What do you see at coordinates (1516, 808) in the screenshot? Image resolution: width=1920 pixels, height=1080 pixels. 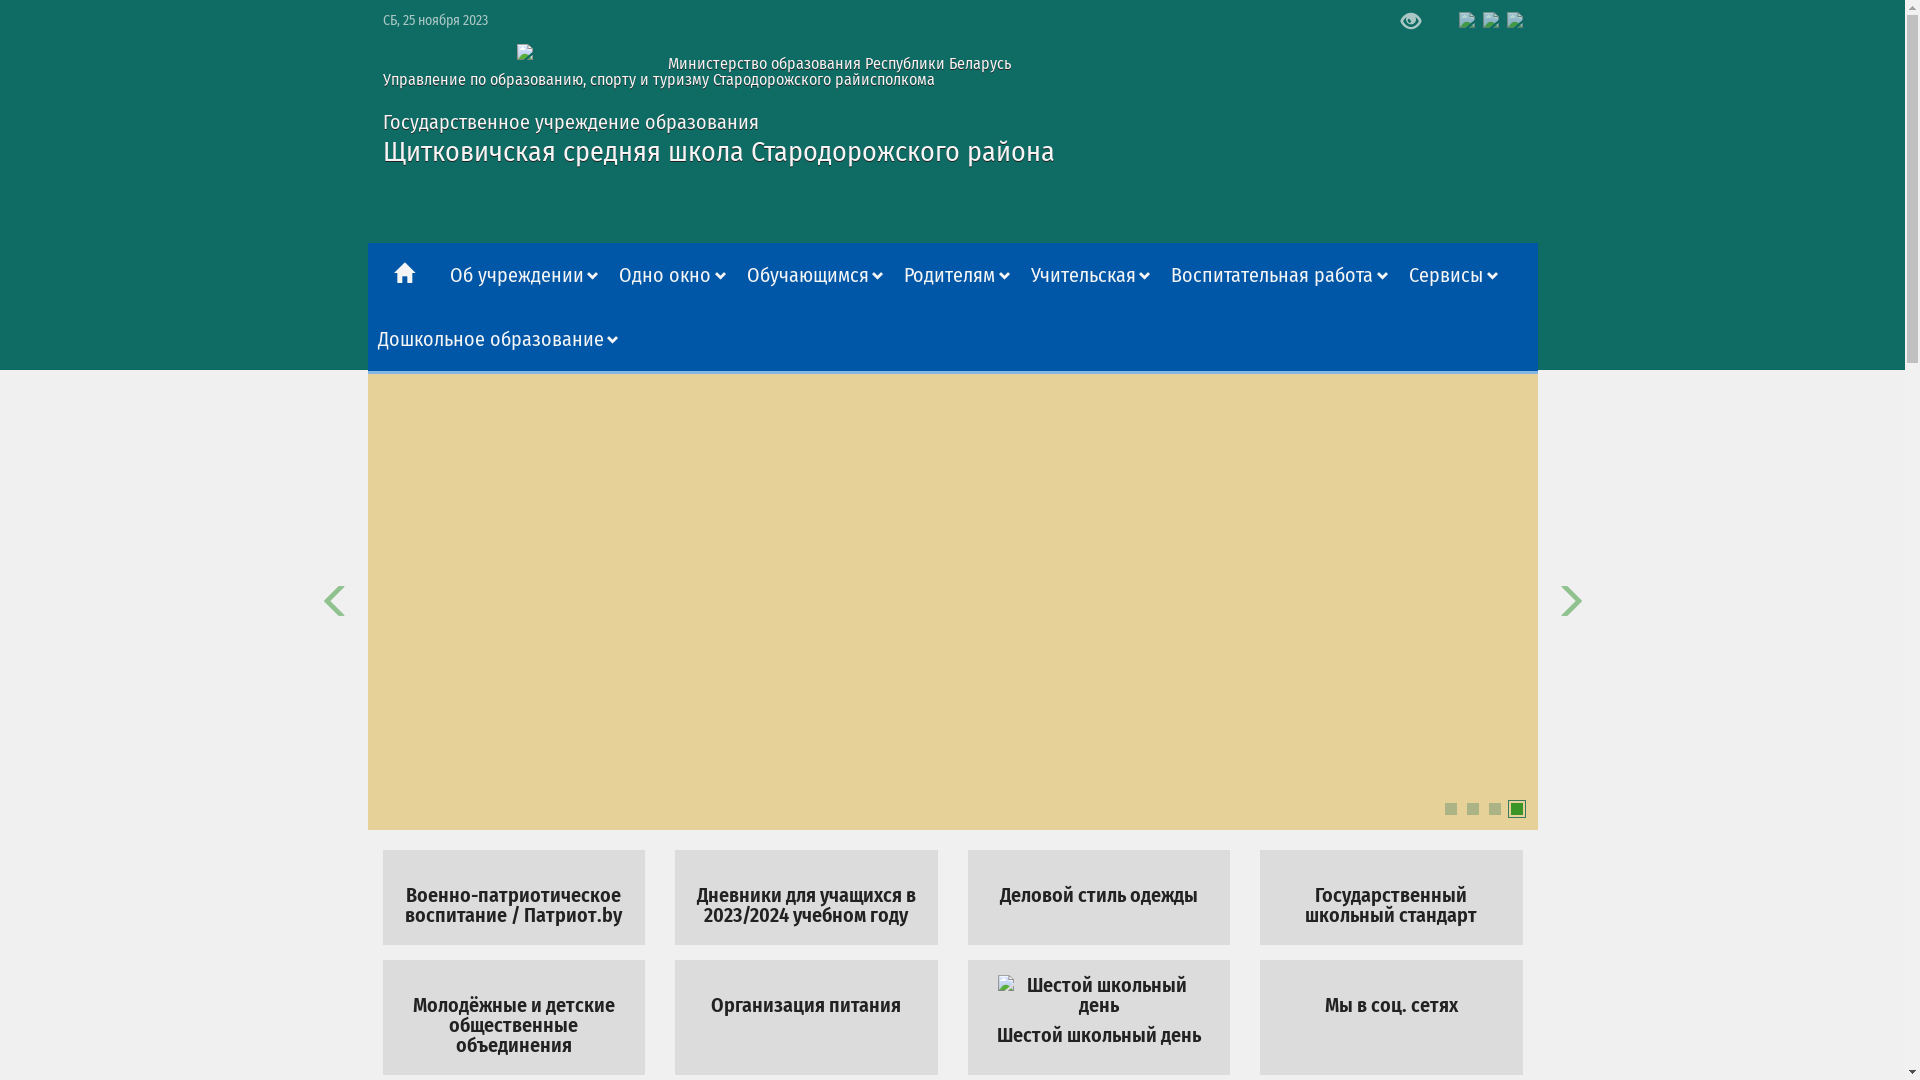 I see `'4'` at bounding box center [1516, 808].